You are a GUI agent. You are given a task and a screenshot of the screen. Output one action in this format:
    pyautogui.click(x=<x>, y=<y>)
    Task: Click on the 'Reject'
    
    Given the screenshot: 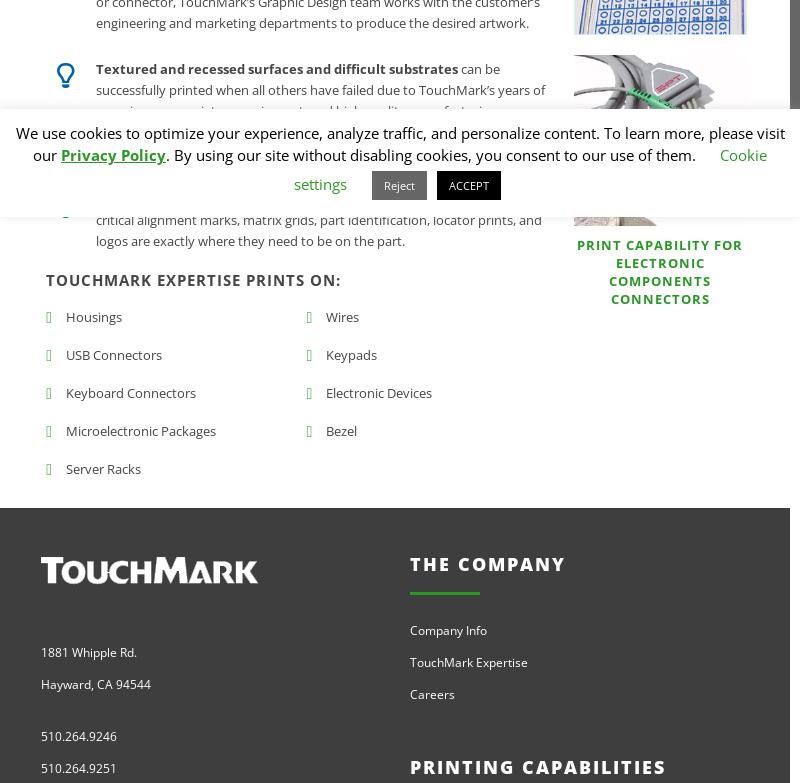 What is the action you would take?
    pyautogui.click(x=383, y=185)
    